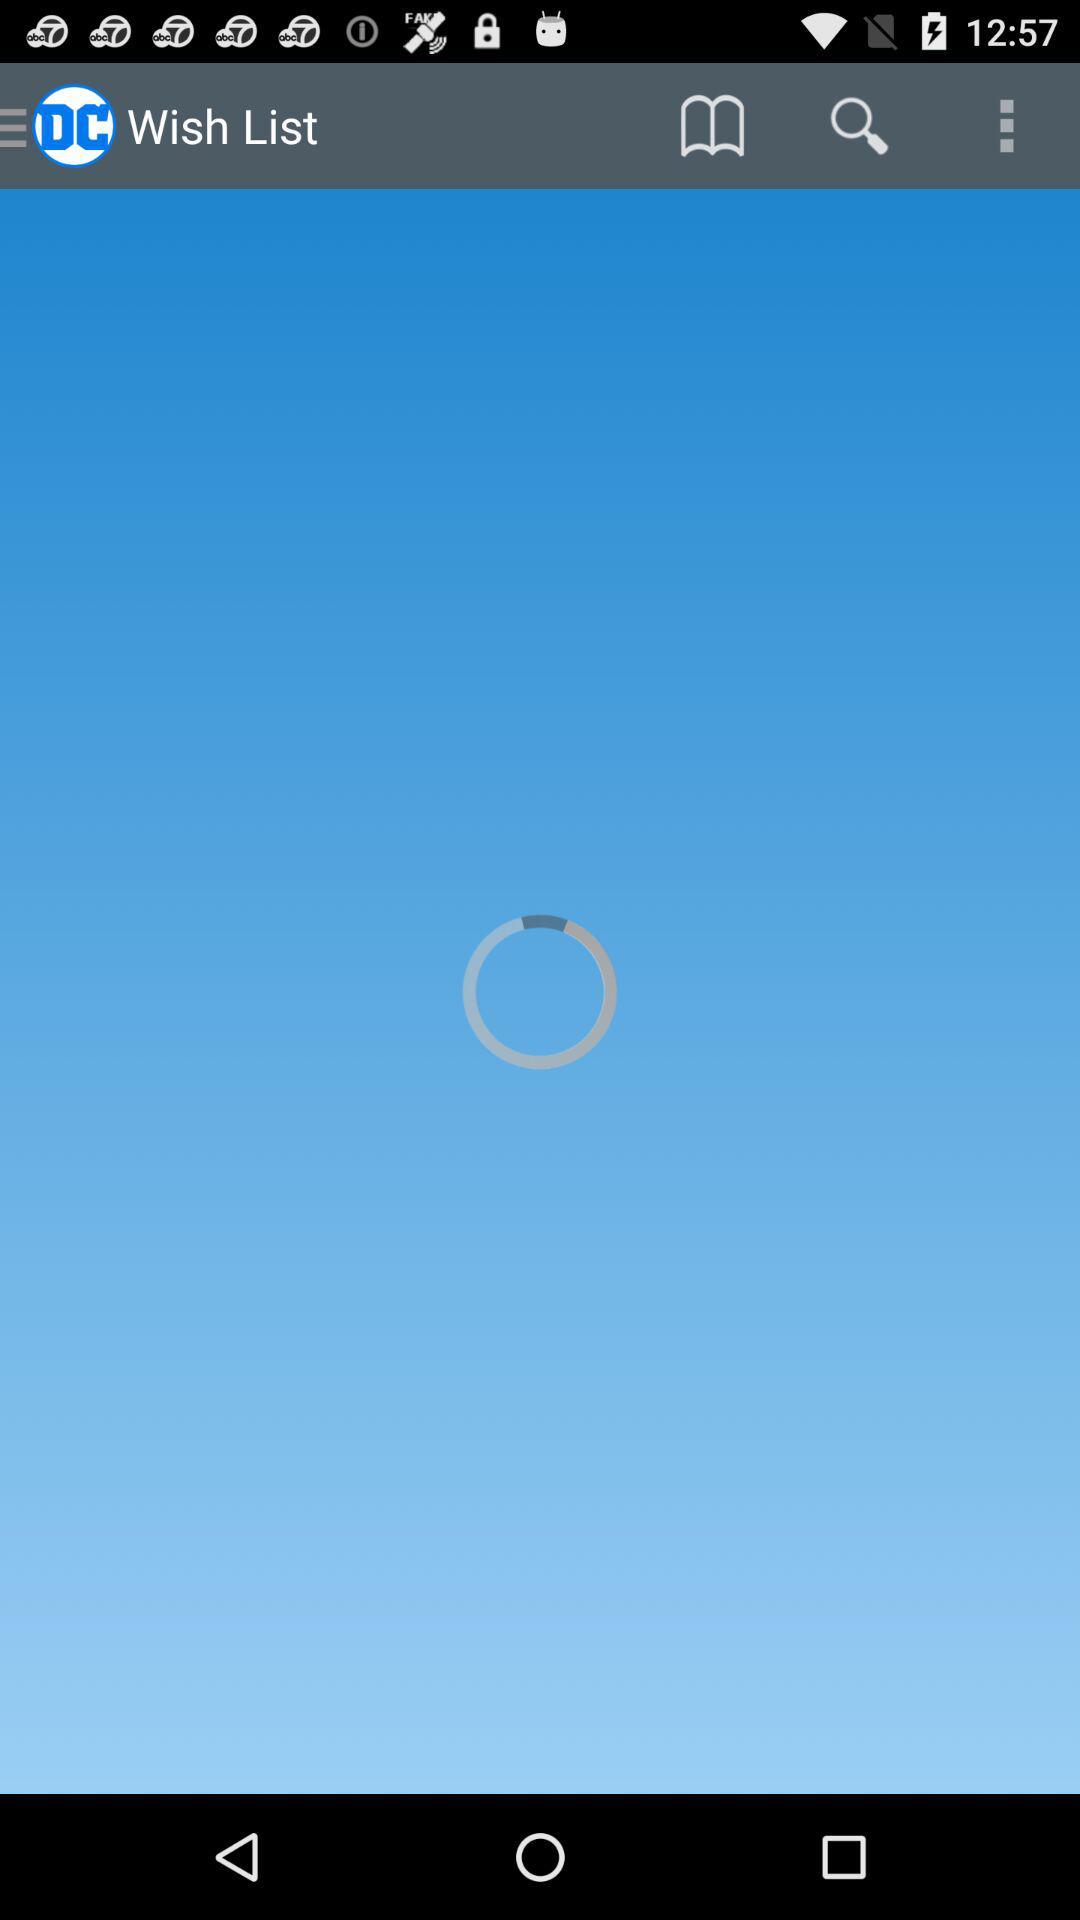  Describe the element at coordinates (858, 124) in the screenshot. I see `the icon above there are no icon` at that location.